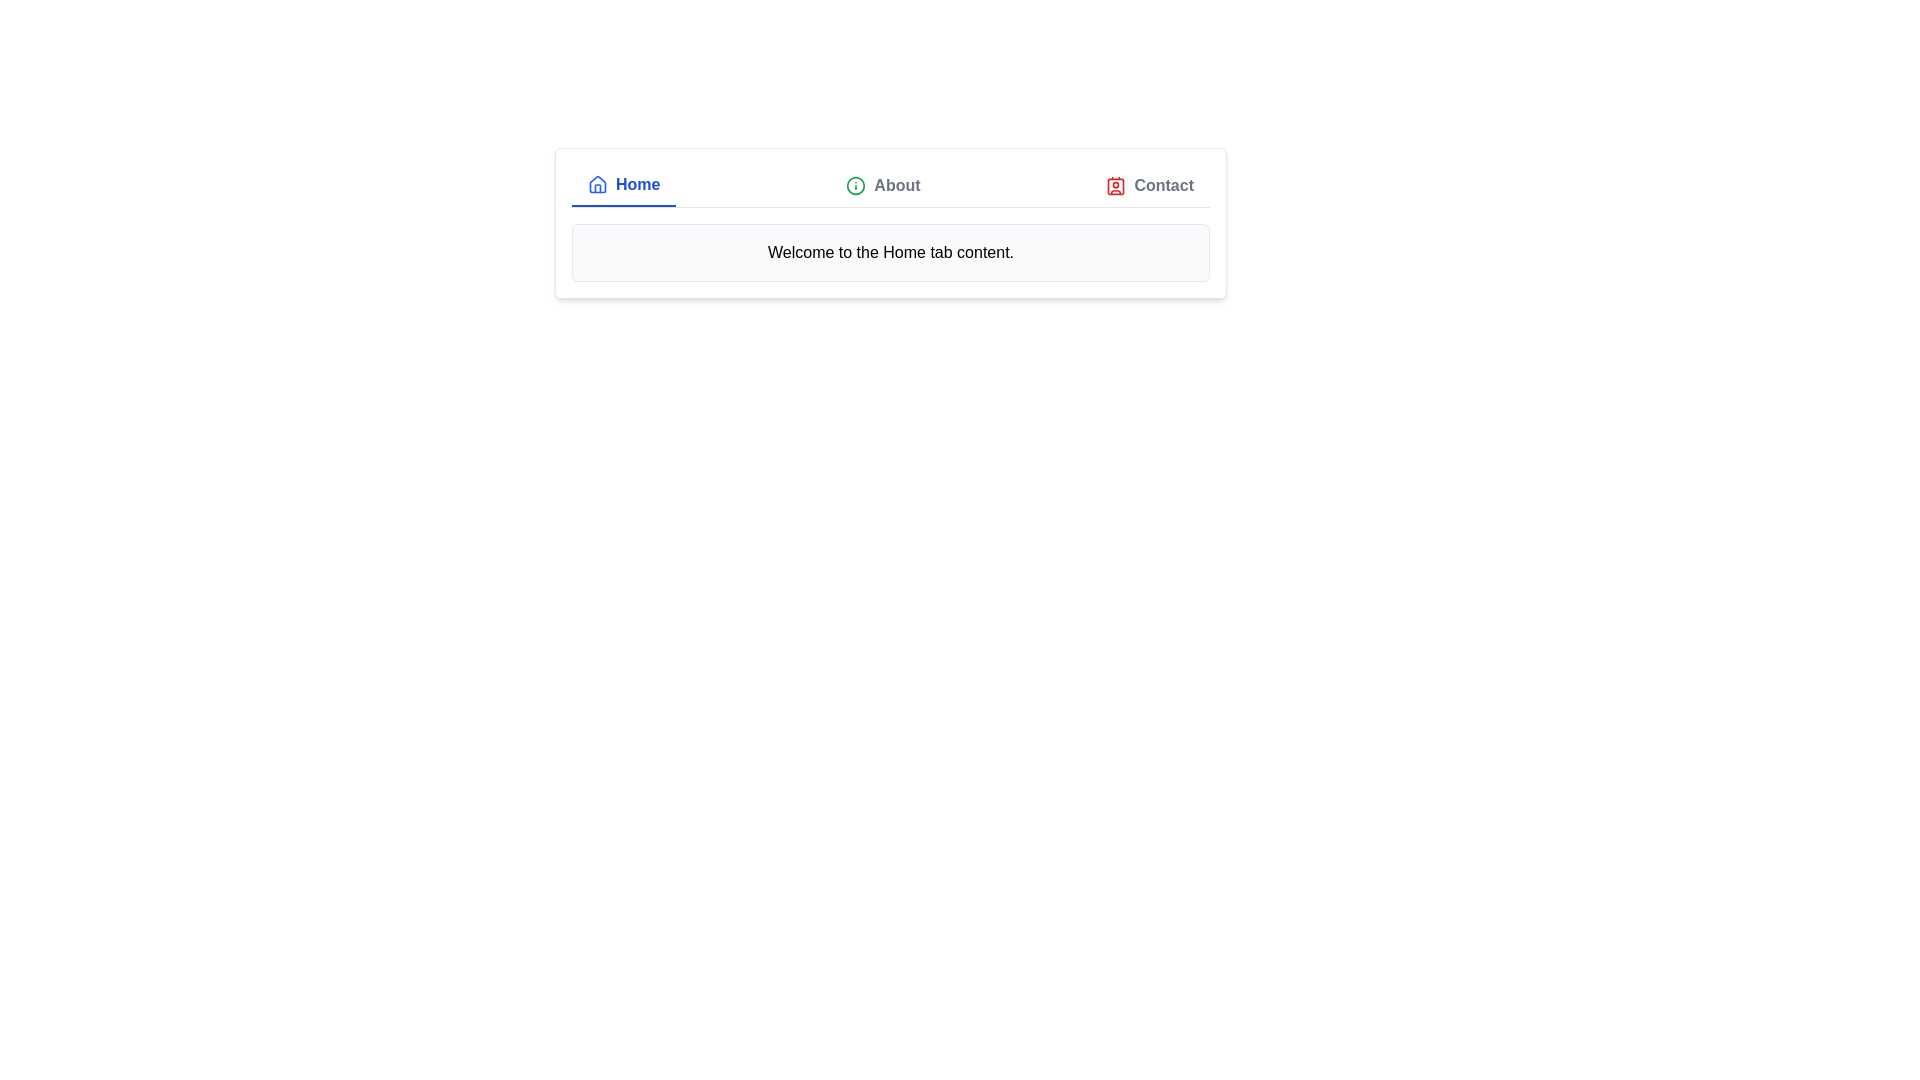 The image size is (1920, 1080). What do you see at coordinates (896, 185) in the screenshot?
I see `the 'About' text label in the navigation bar` at bounding box center [896, 185].